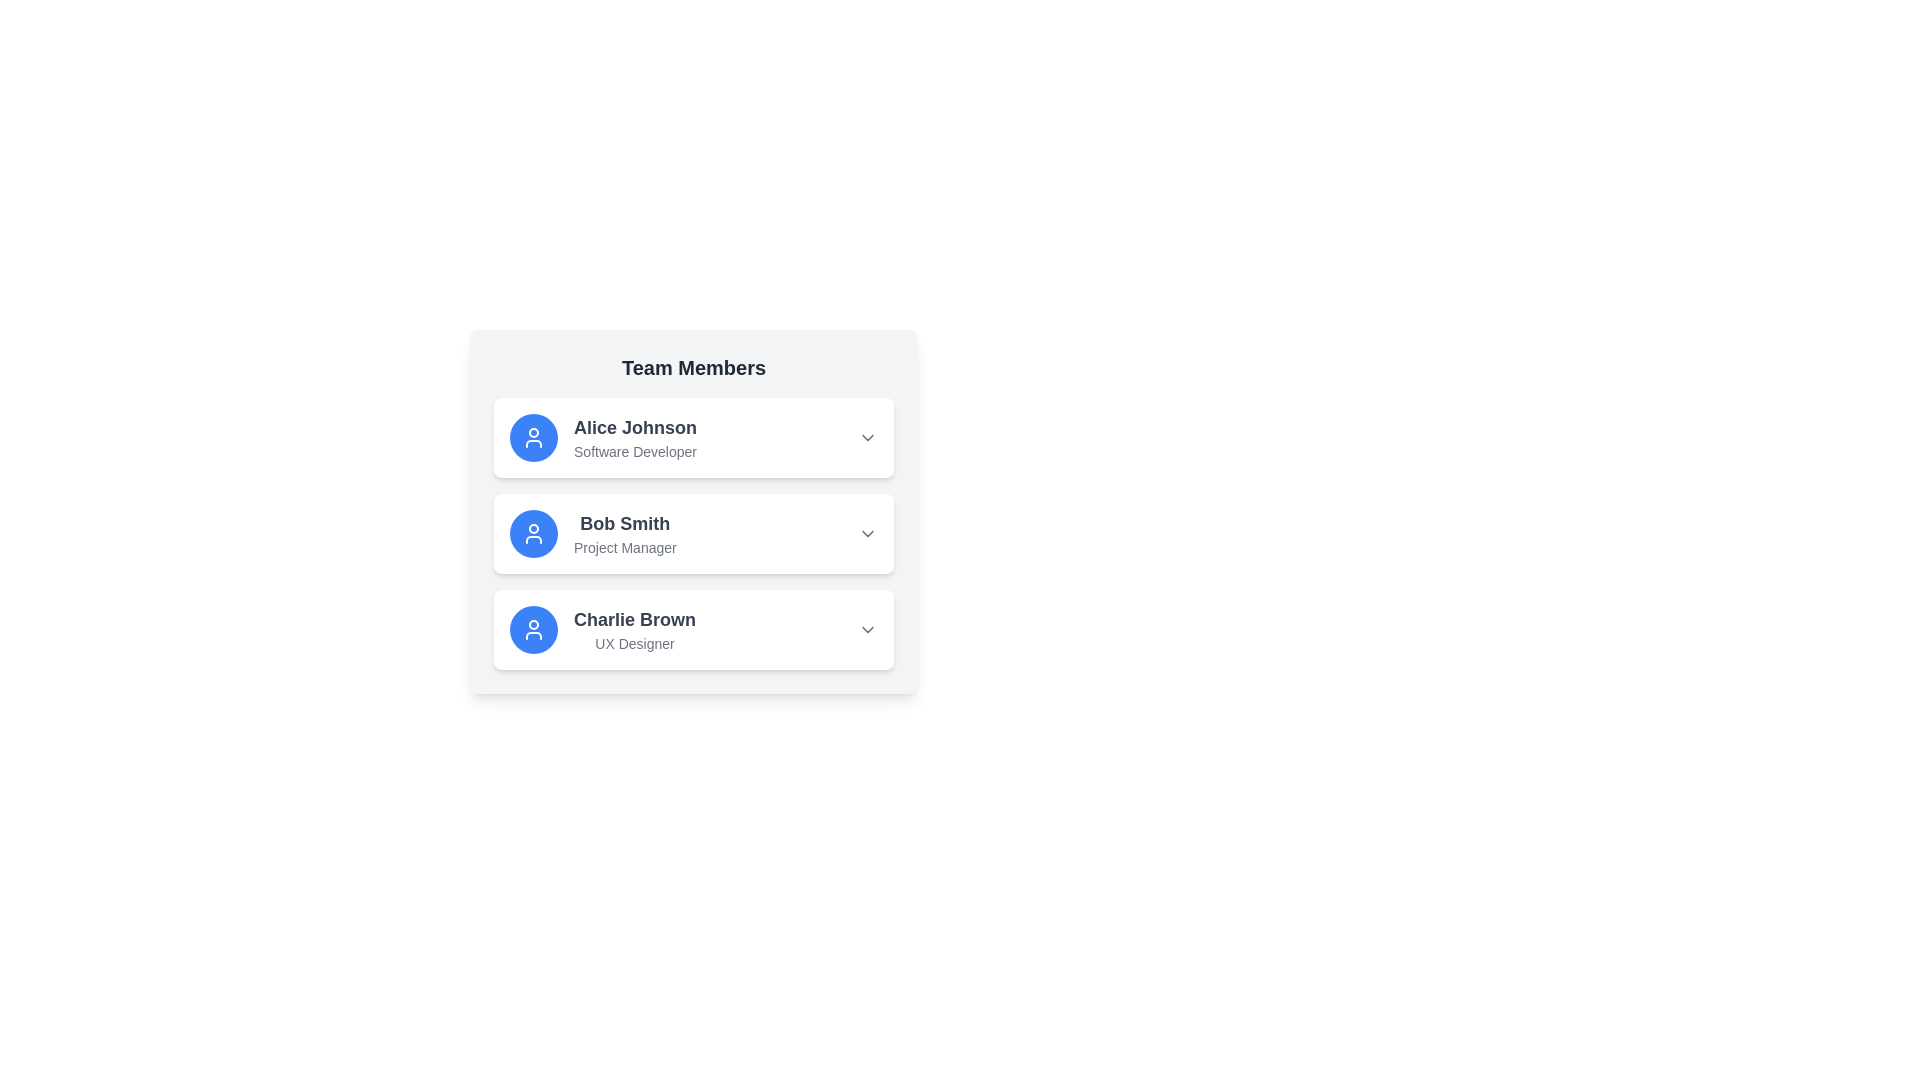 The width and height of the screenshot is (1920, 1080). Describe the element at coordinates (533, 437) in the screenshot. I see `the circular icon with a blue background and a white user symbol, located to the left of 'Alice Johnson' and 'Software Developer'` at that location.